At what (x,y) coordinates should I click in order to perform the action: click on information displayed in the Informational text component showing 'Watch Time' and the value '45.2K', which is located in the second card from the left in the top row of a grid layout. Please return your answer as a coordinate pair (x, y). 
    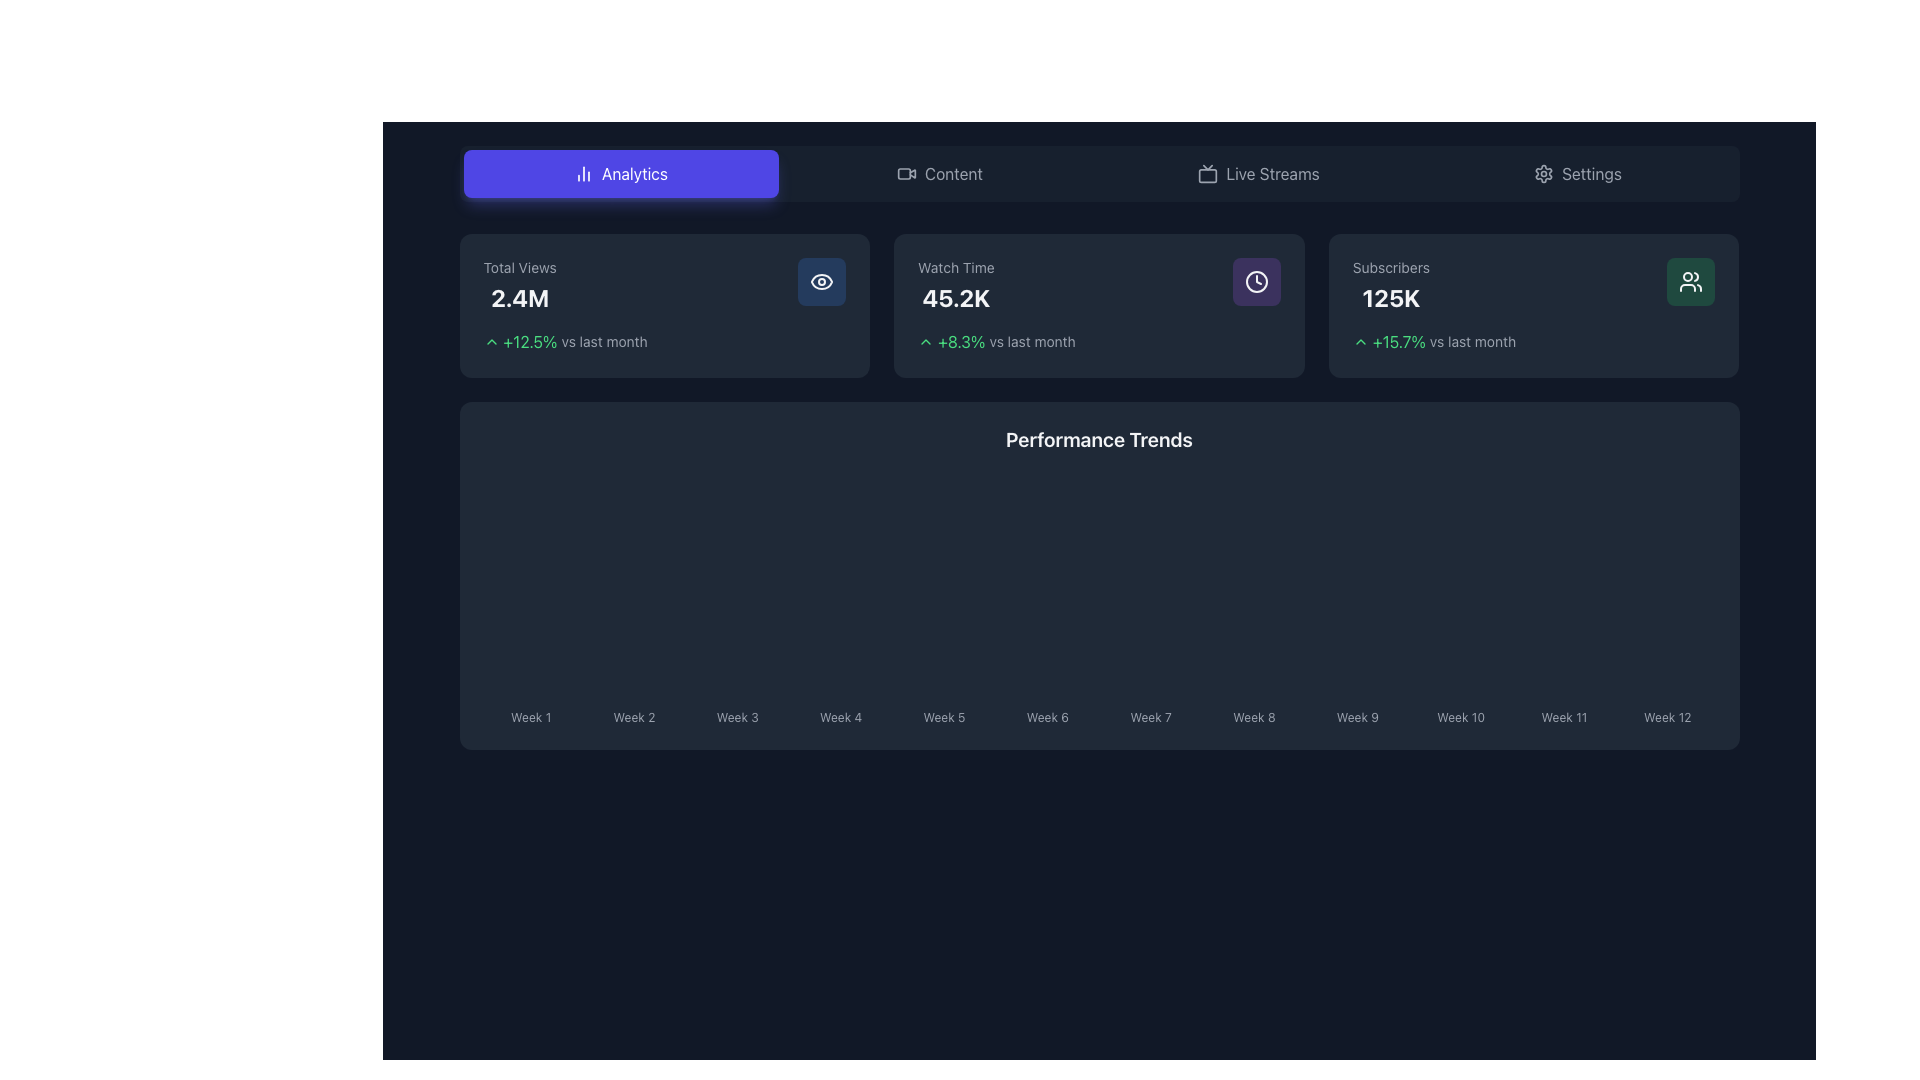
    Looking at the image, I should click on (955, 285).